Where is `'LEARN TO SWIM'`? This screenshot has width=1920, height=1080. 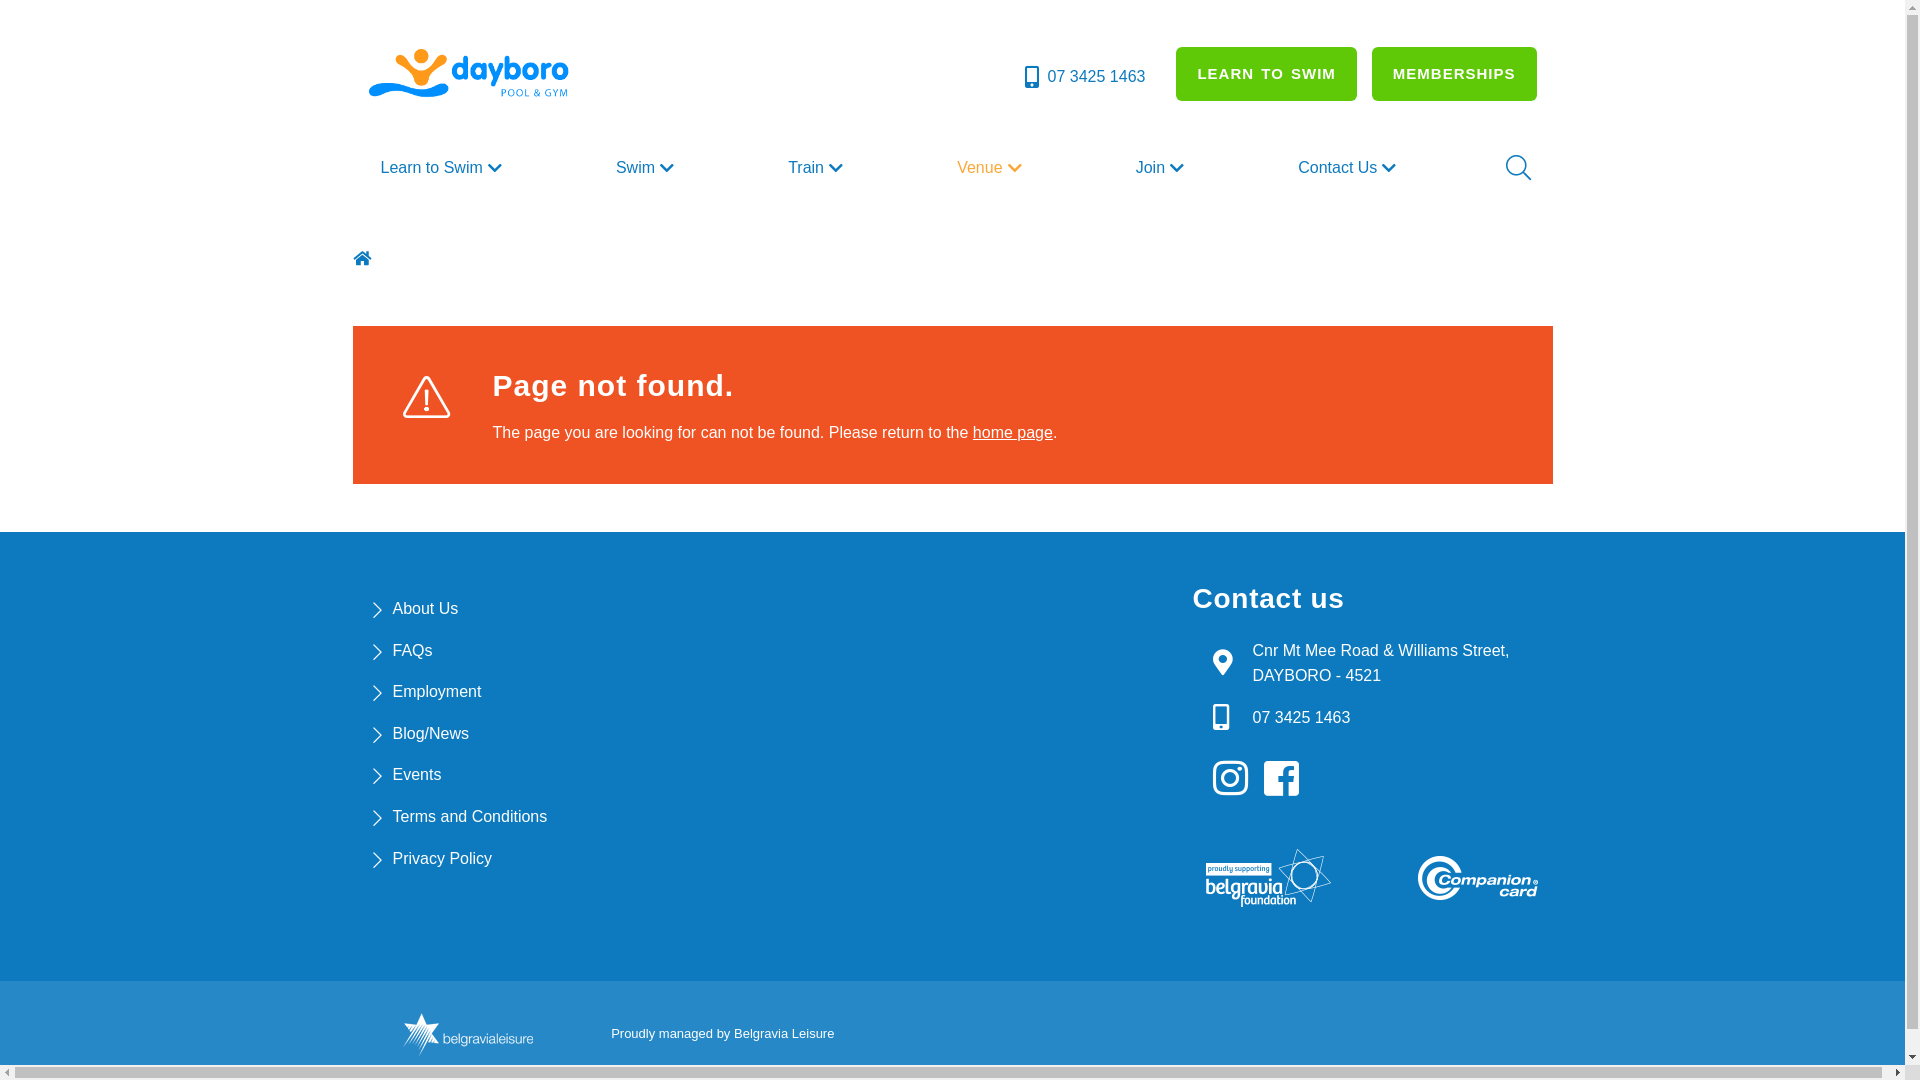 'LEARN TO SWIM' is located at coordinates (1265, 72).